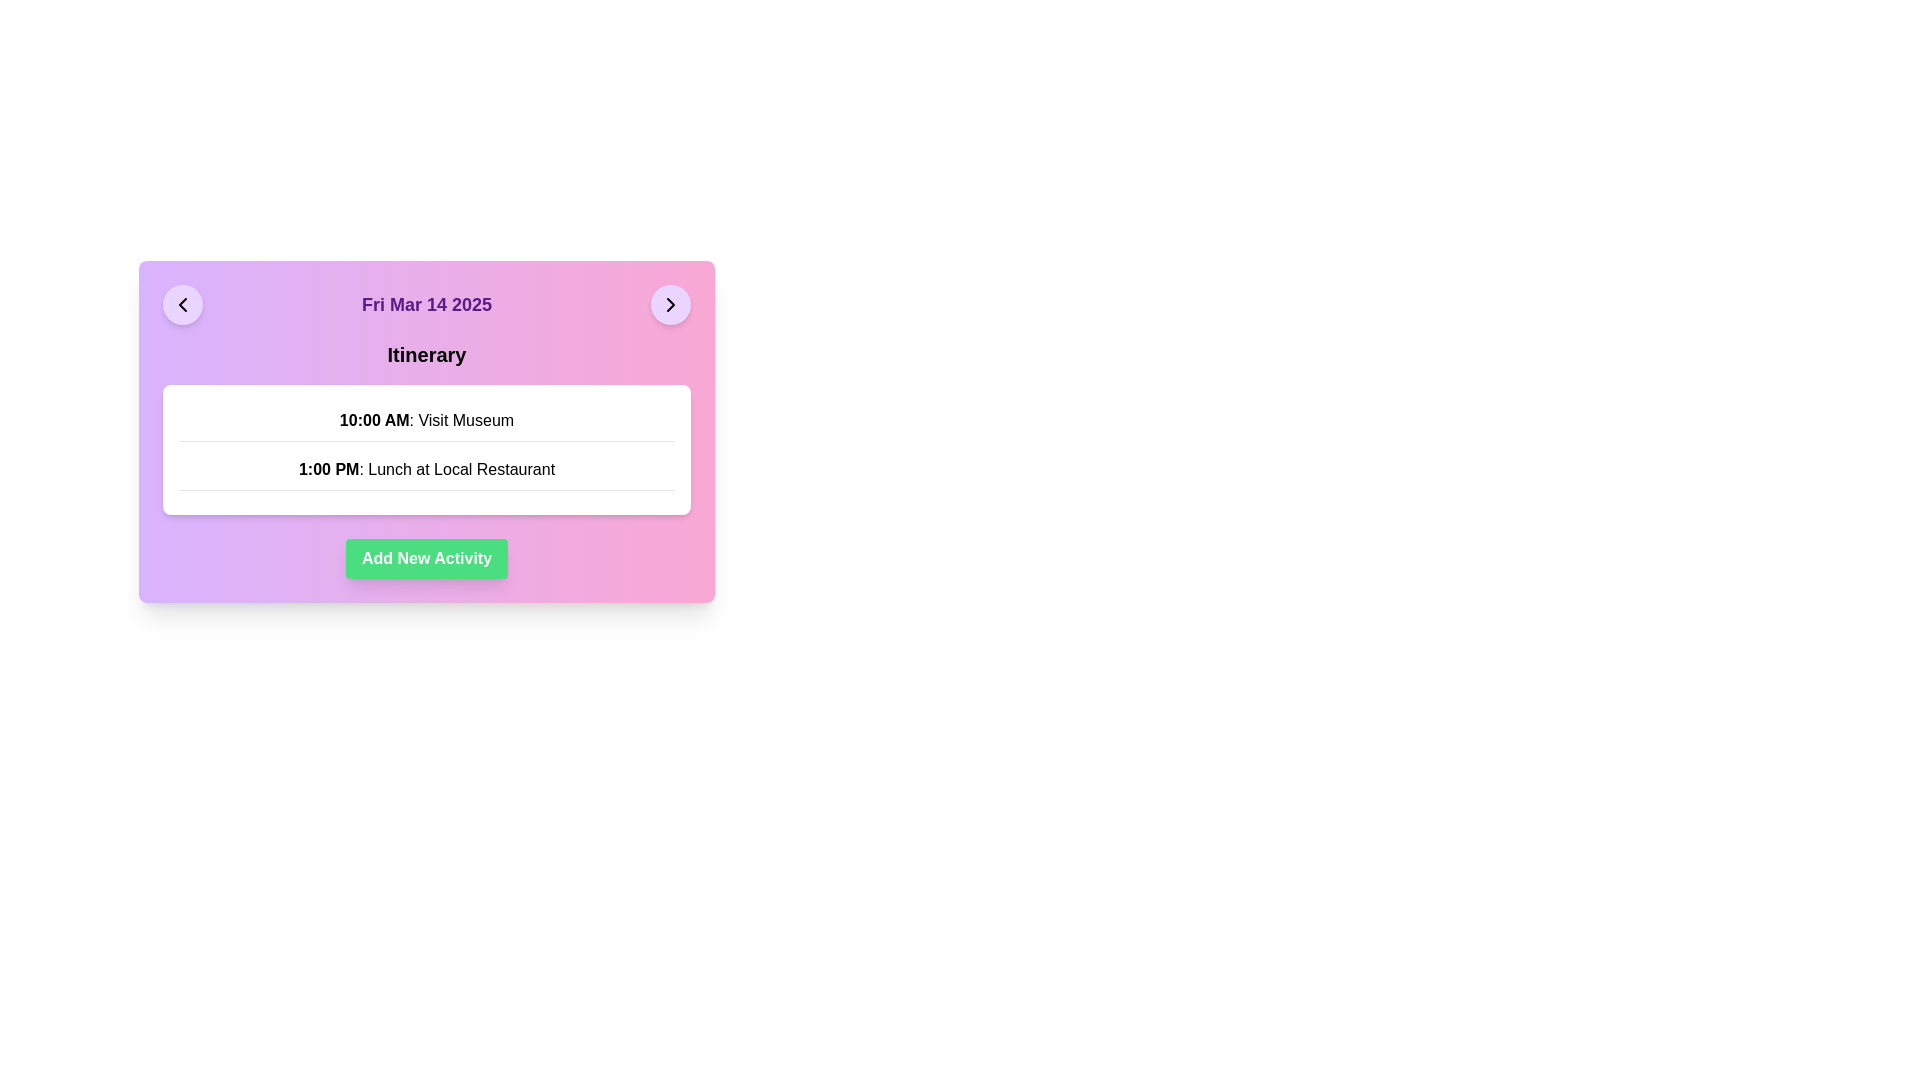  Describe the element at coordinates (426, 304) in the screenshot. I see `the Text Display element that shows the current date, centrally aligned at the top section of the card layout` at that location.